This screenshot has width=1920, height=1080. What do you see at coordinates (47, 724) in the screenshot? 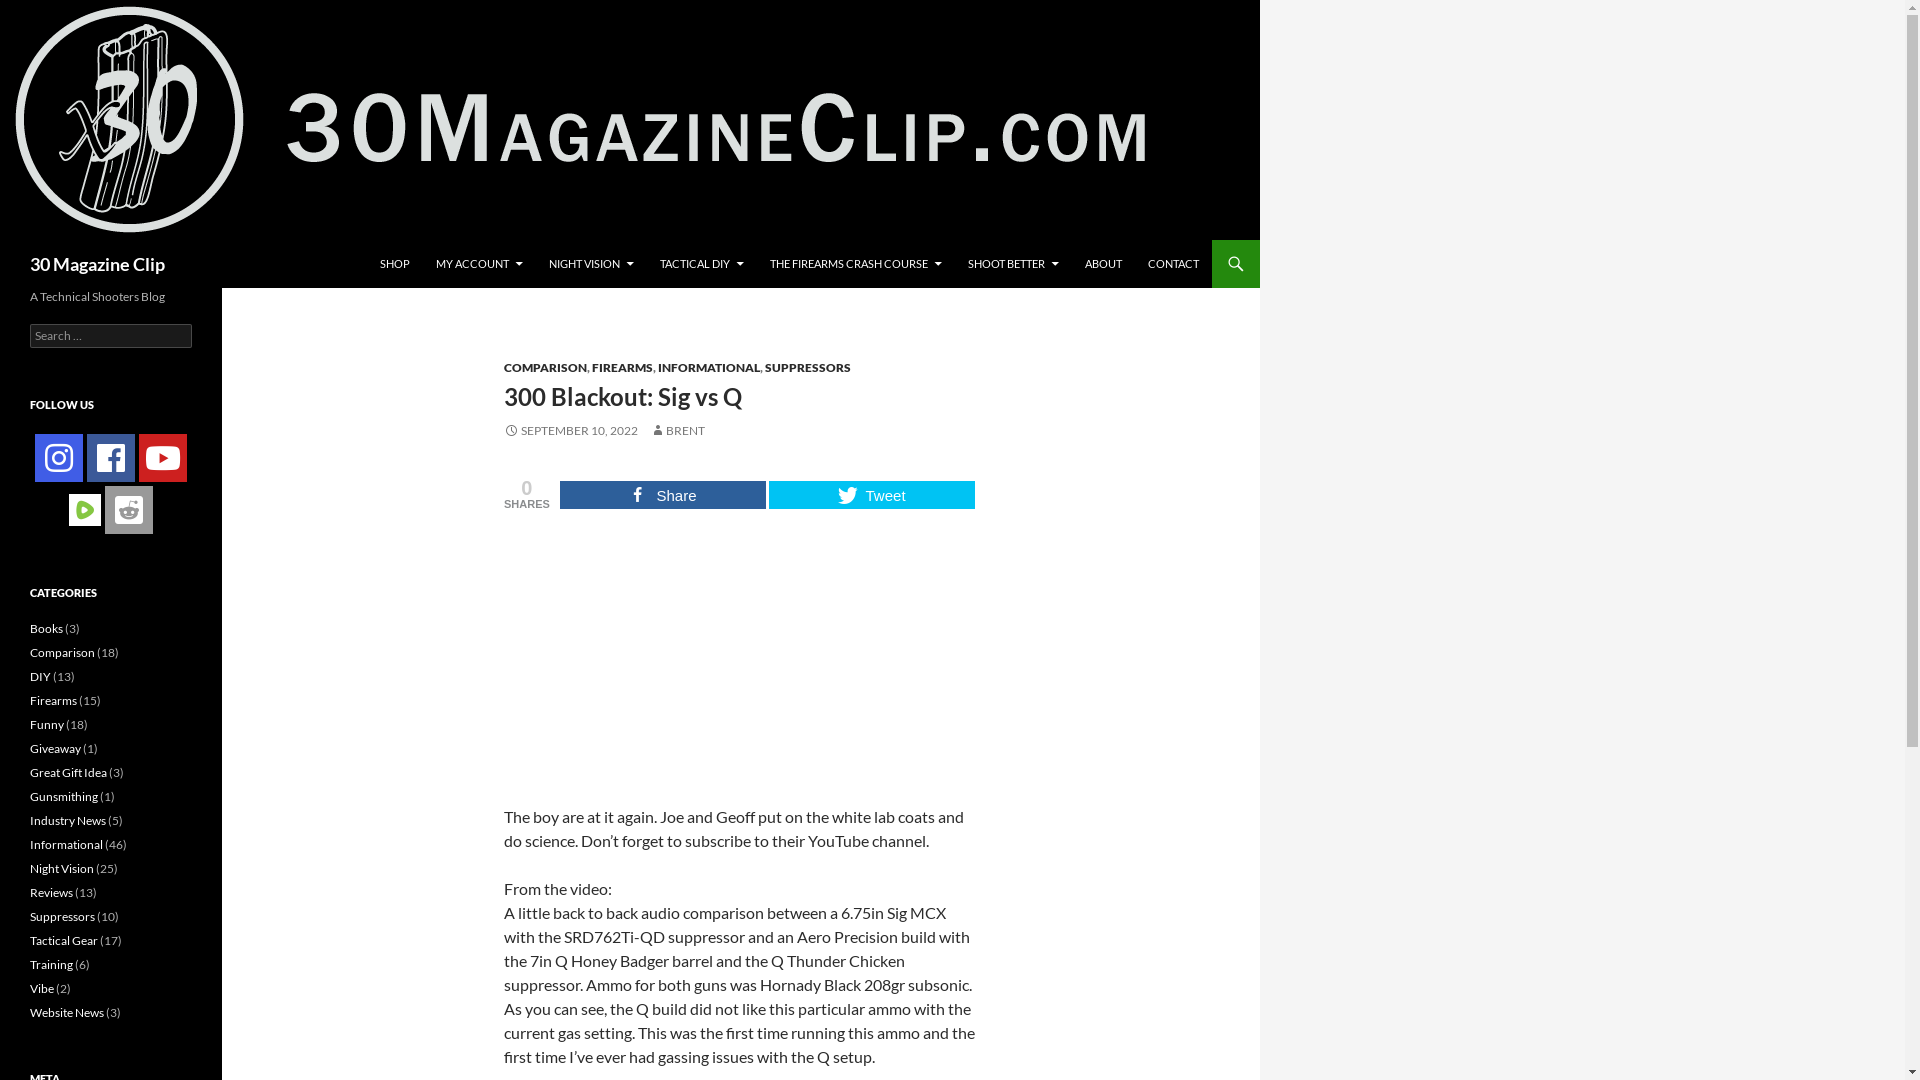
I see `'Funny'` at bounding box center [47, 724].